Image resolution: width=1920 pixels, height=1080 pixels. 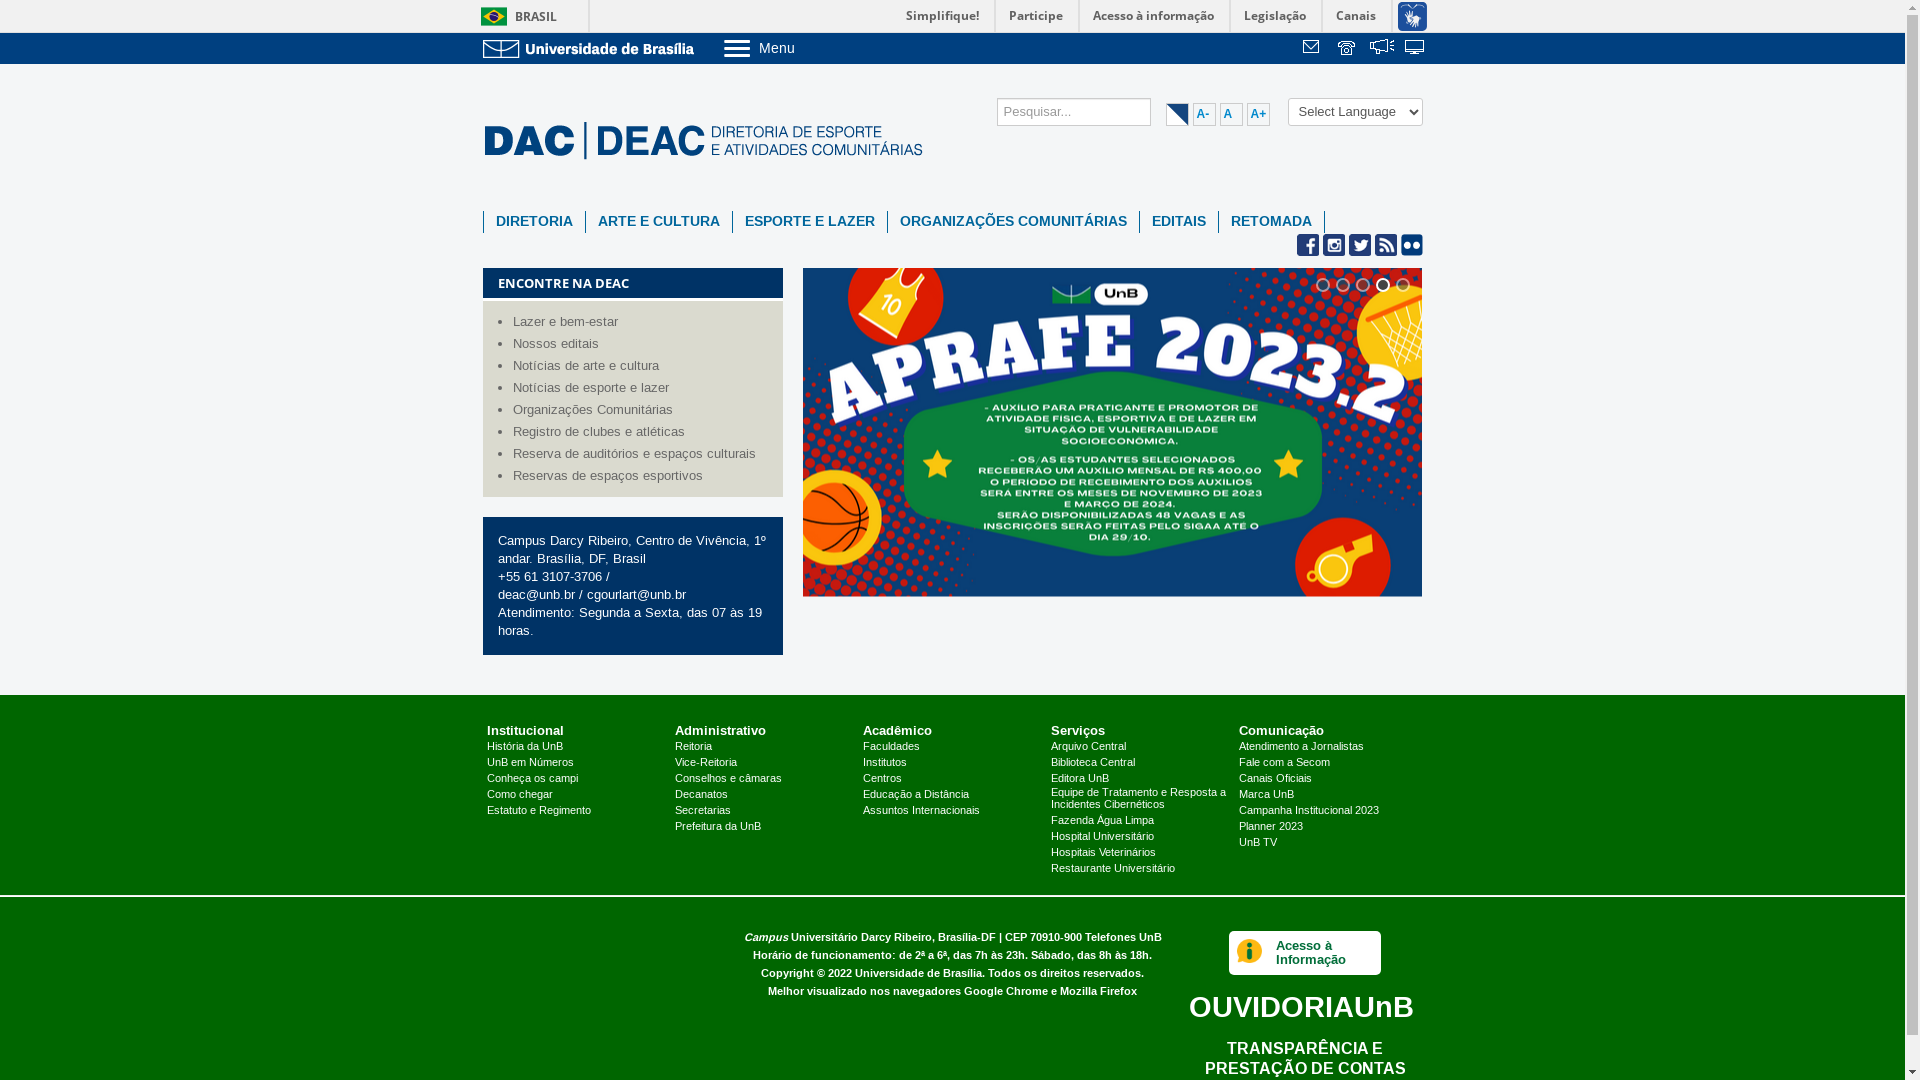 What do you see at coordinates (863, 763) in the screenshot?
I see `'Institutos'` at bounding box center [863, 763].